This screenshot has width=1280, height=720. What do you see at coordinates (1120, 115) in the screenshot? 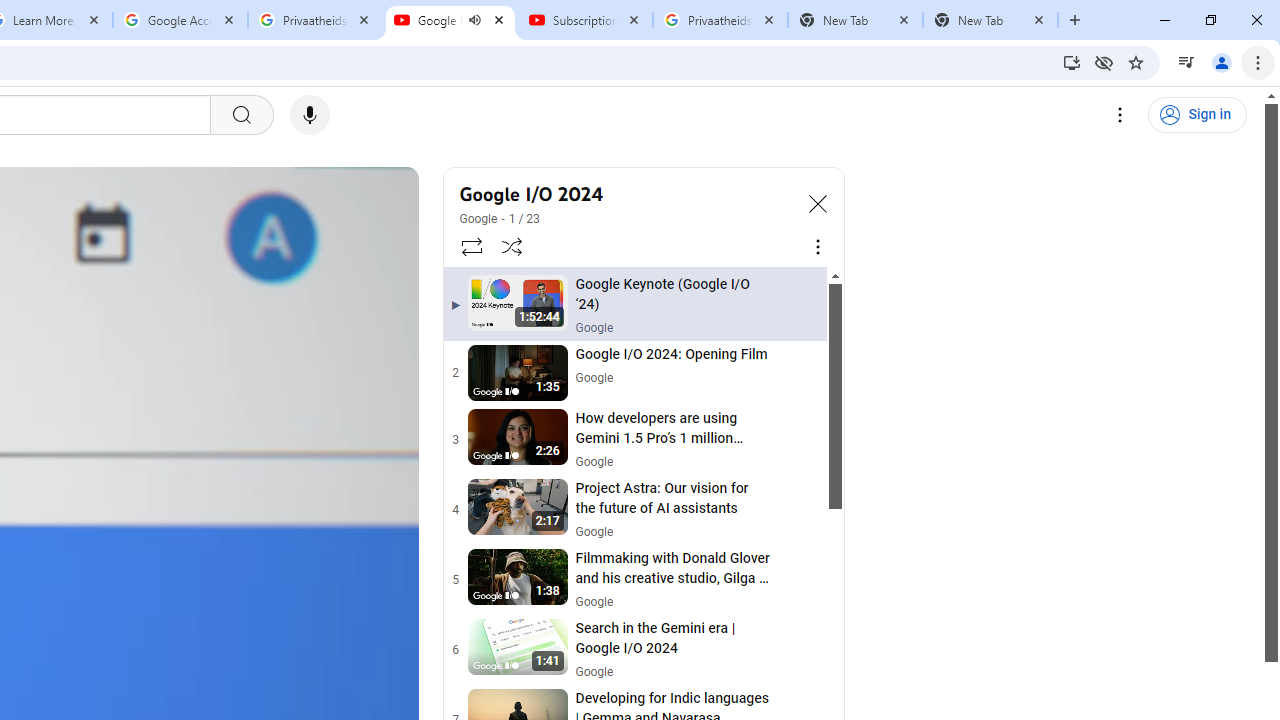
I see `'Settings'` at bounding box center [1120, 115].